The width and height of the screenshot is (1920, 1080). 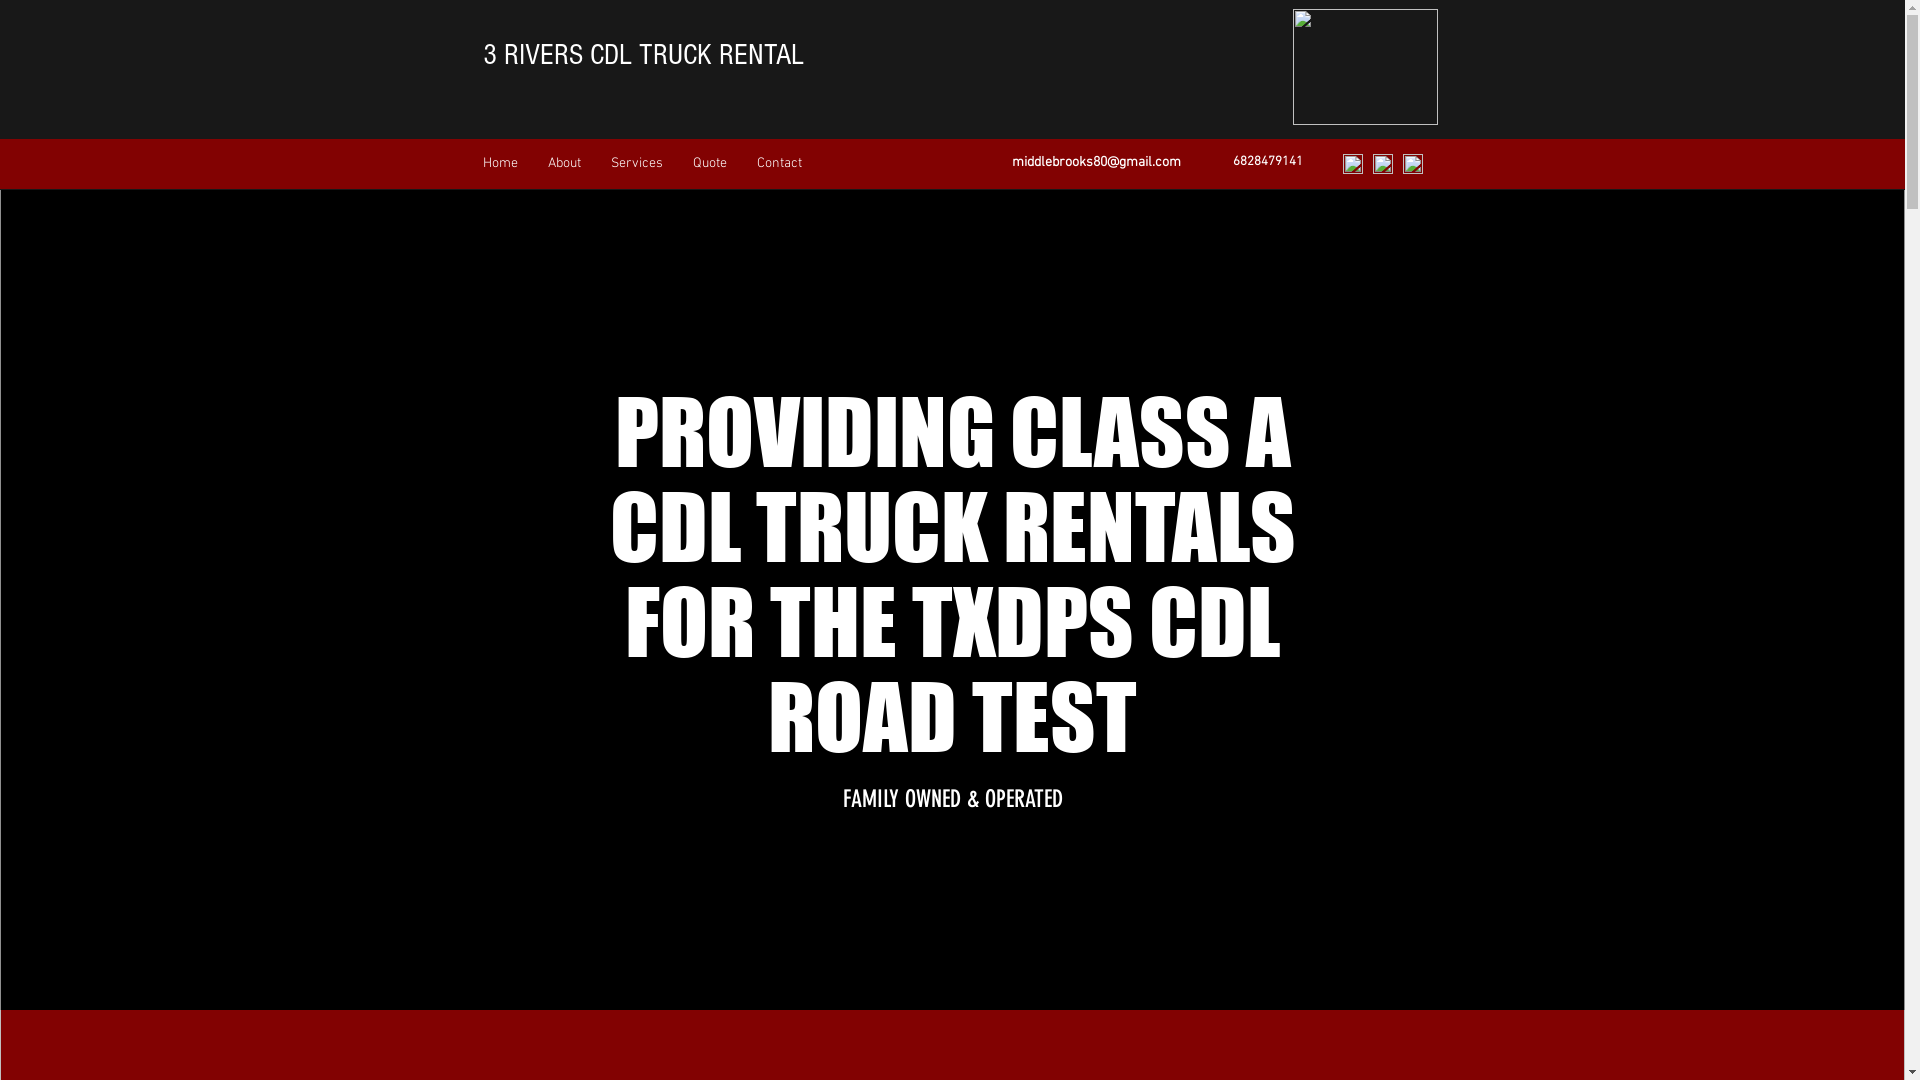 I want to click on 'Quote', so click(x=710, y=163).